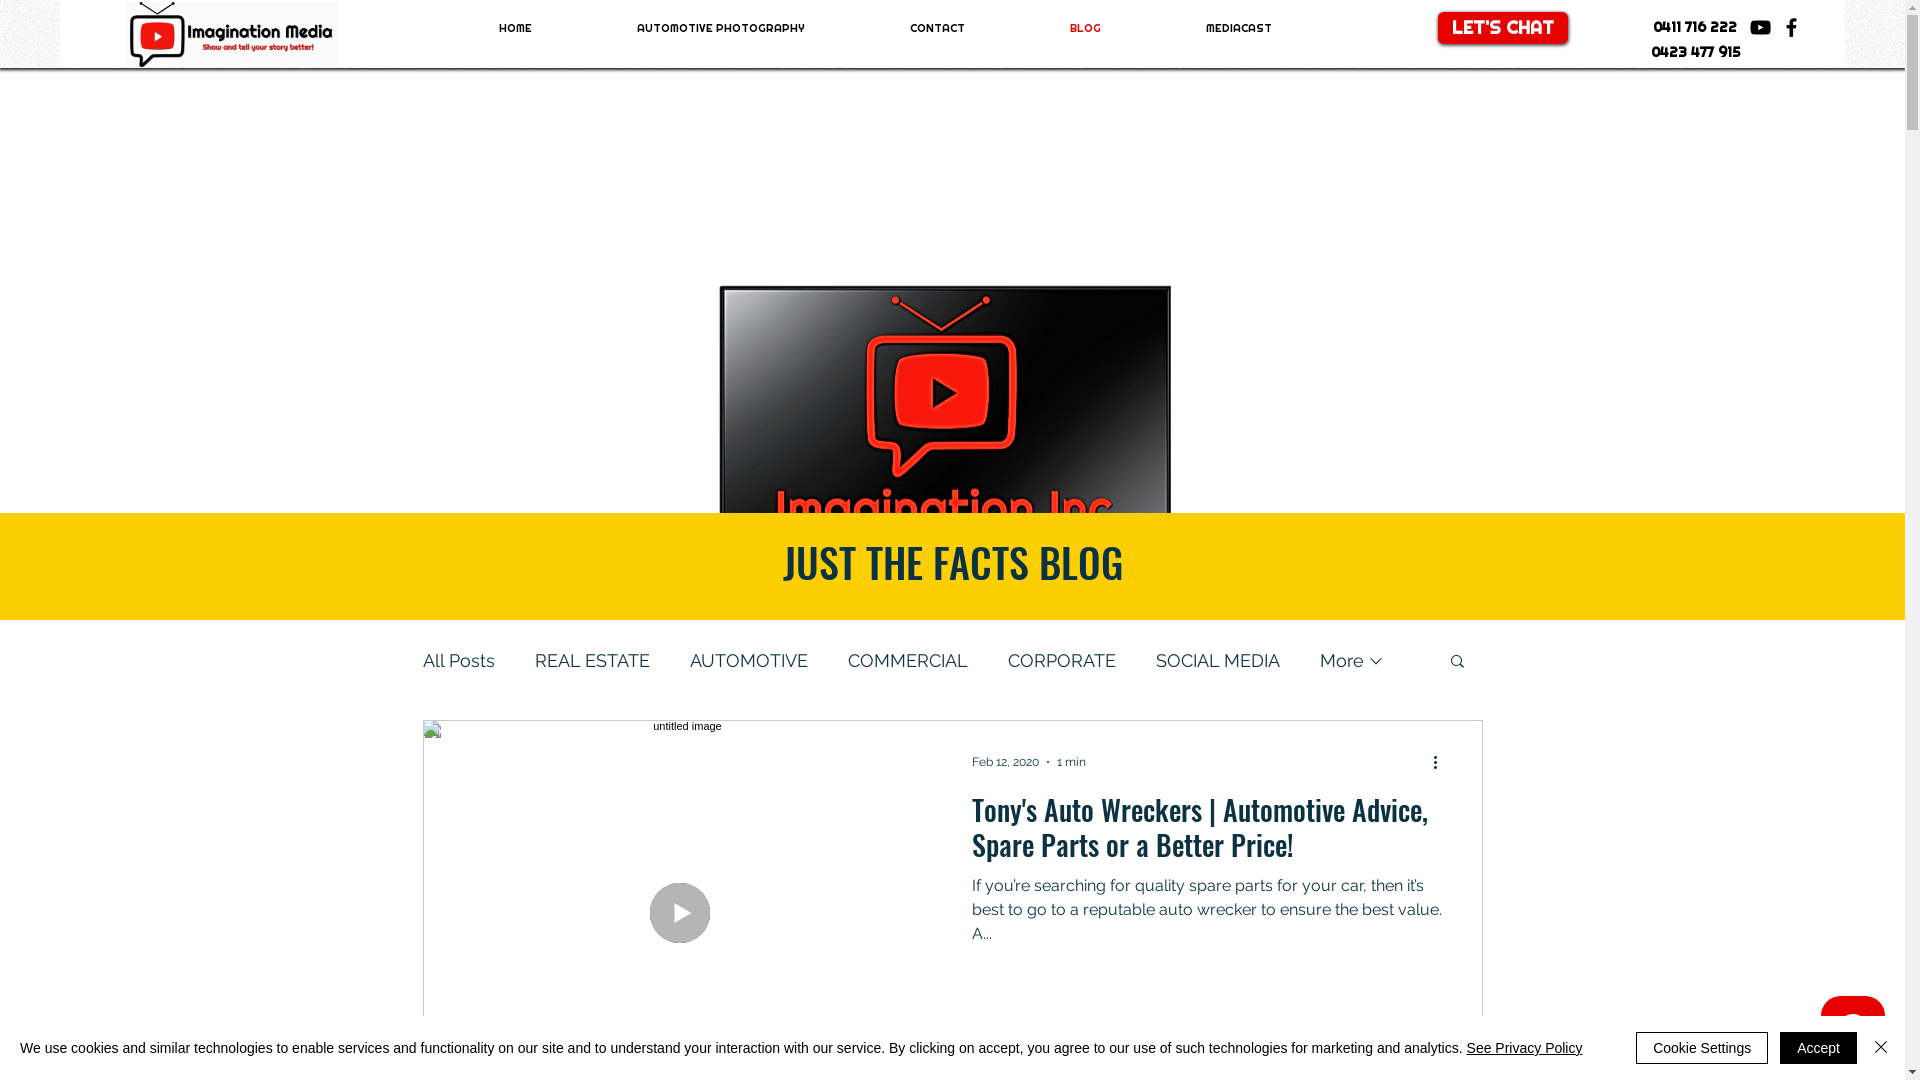 This screenshot has width=1920, height=1080. I want to click on 'BLOG', so click(1084, 27).